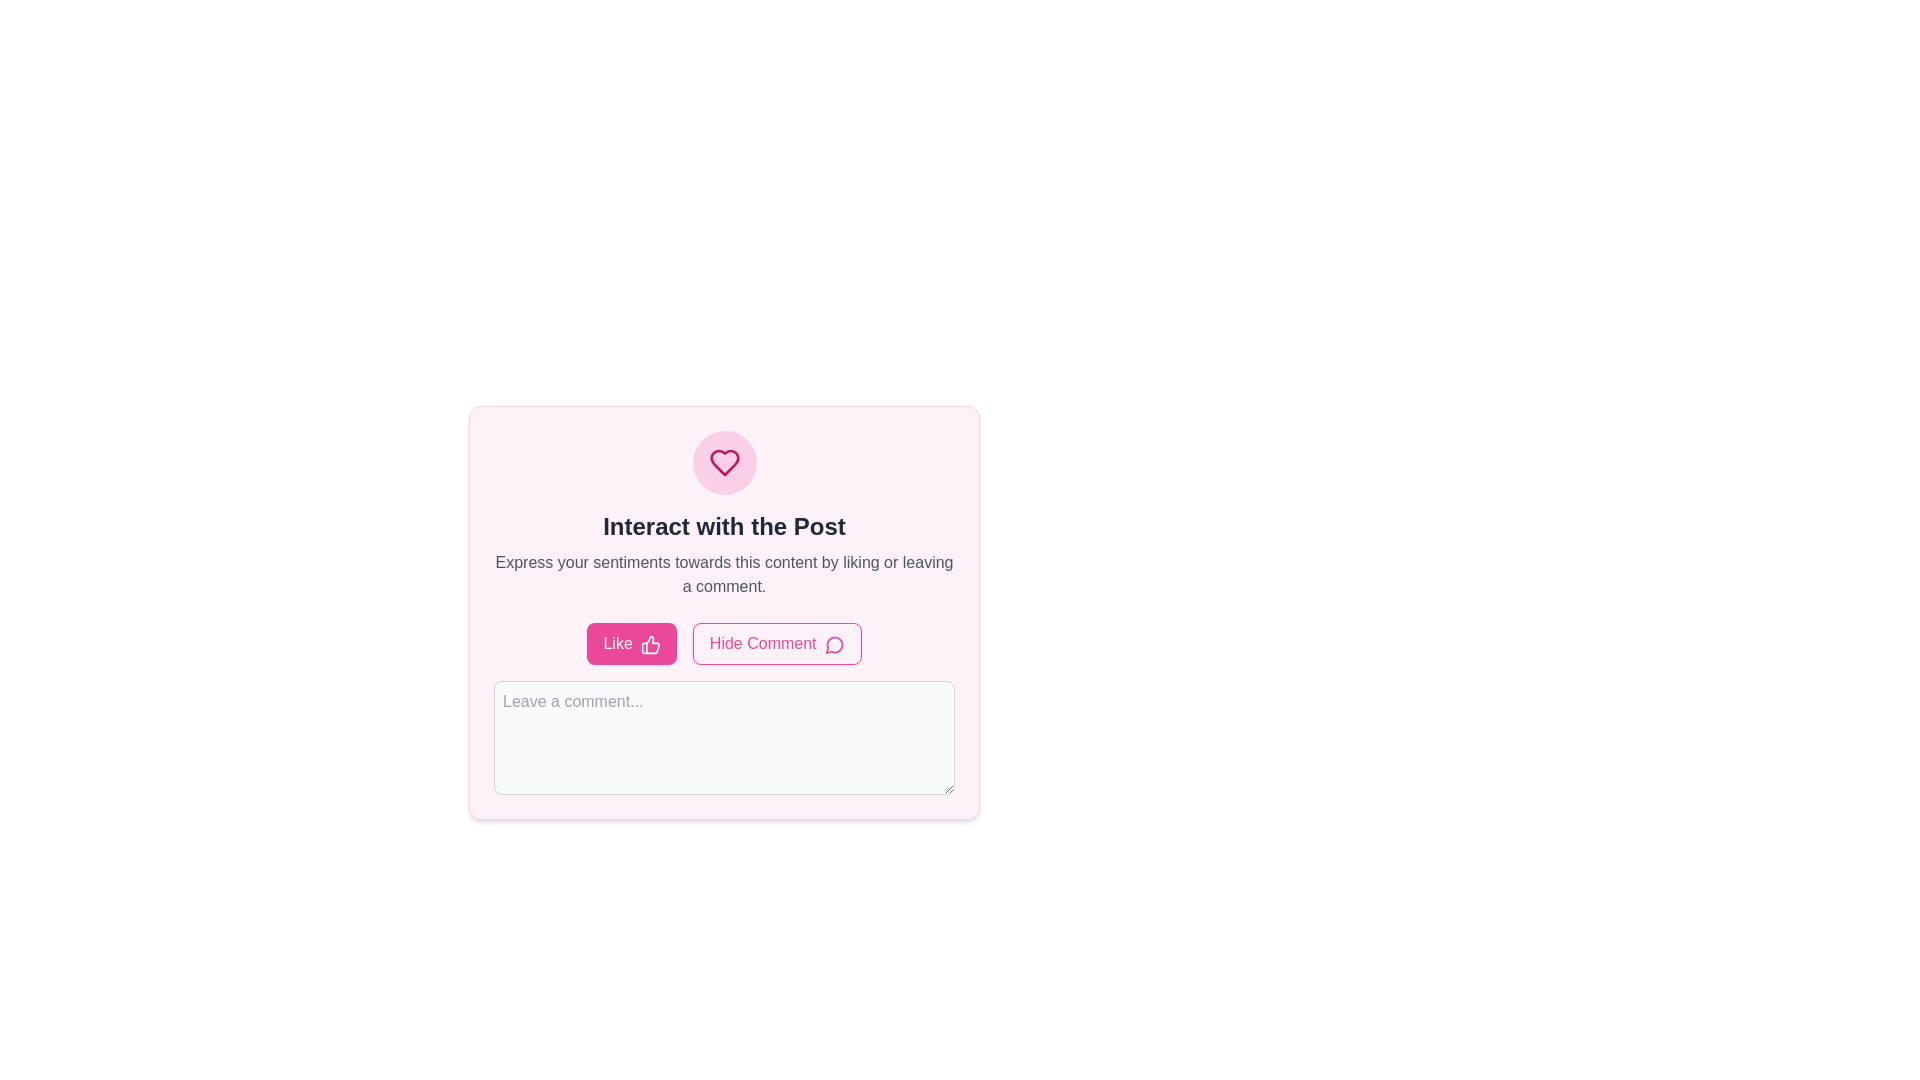 The width and height of the screenshot is (1920, 1080). What do you see at coordinates (723, 574) in the screenshot?
I see `the centered text paragraph in gray font on a pink background that instructs users to express their sentiments by liking or commenting` at bounding box center [723, 574].